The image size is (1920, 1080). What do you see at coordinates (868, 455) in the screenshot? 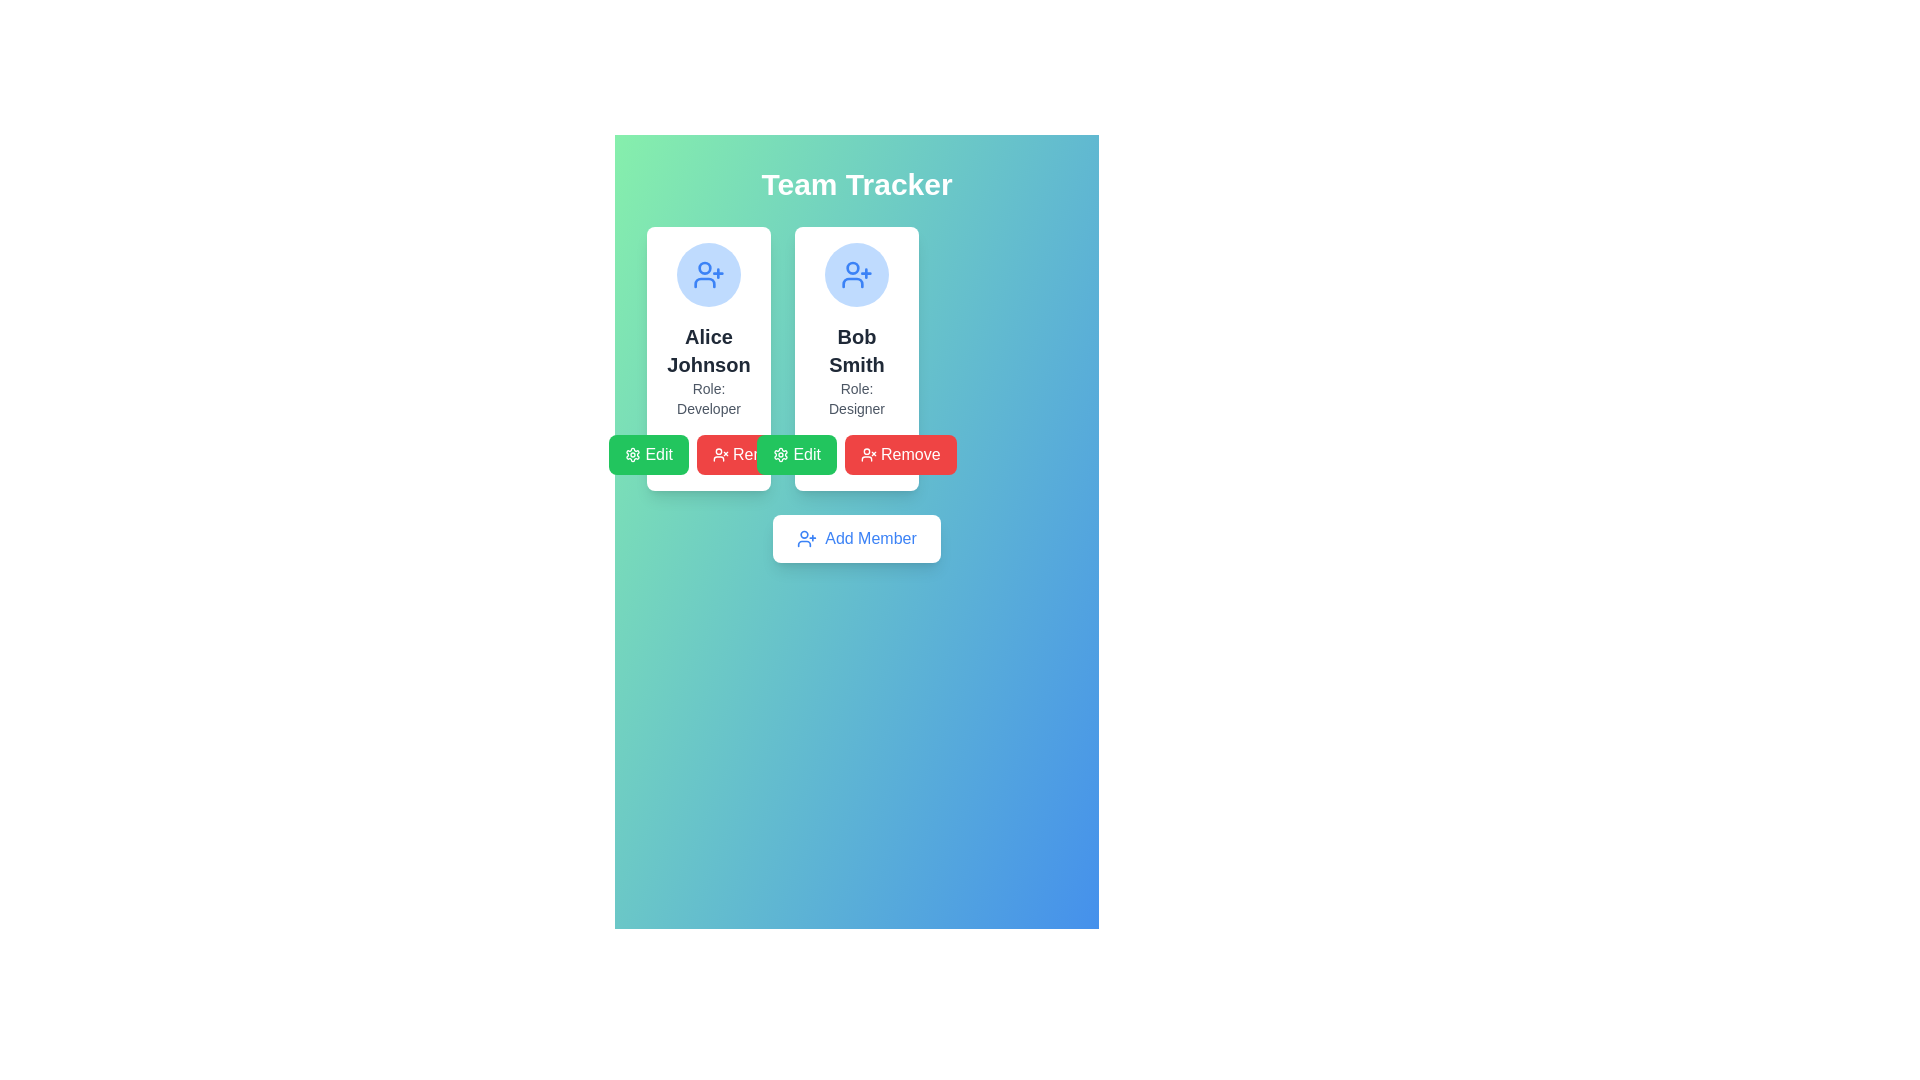
I see `the red user profile icon with a small 'X' next to it within the 'Remove' button to initiate the removal action` at bounding box center [868, 455].